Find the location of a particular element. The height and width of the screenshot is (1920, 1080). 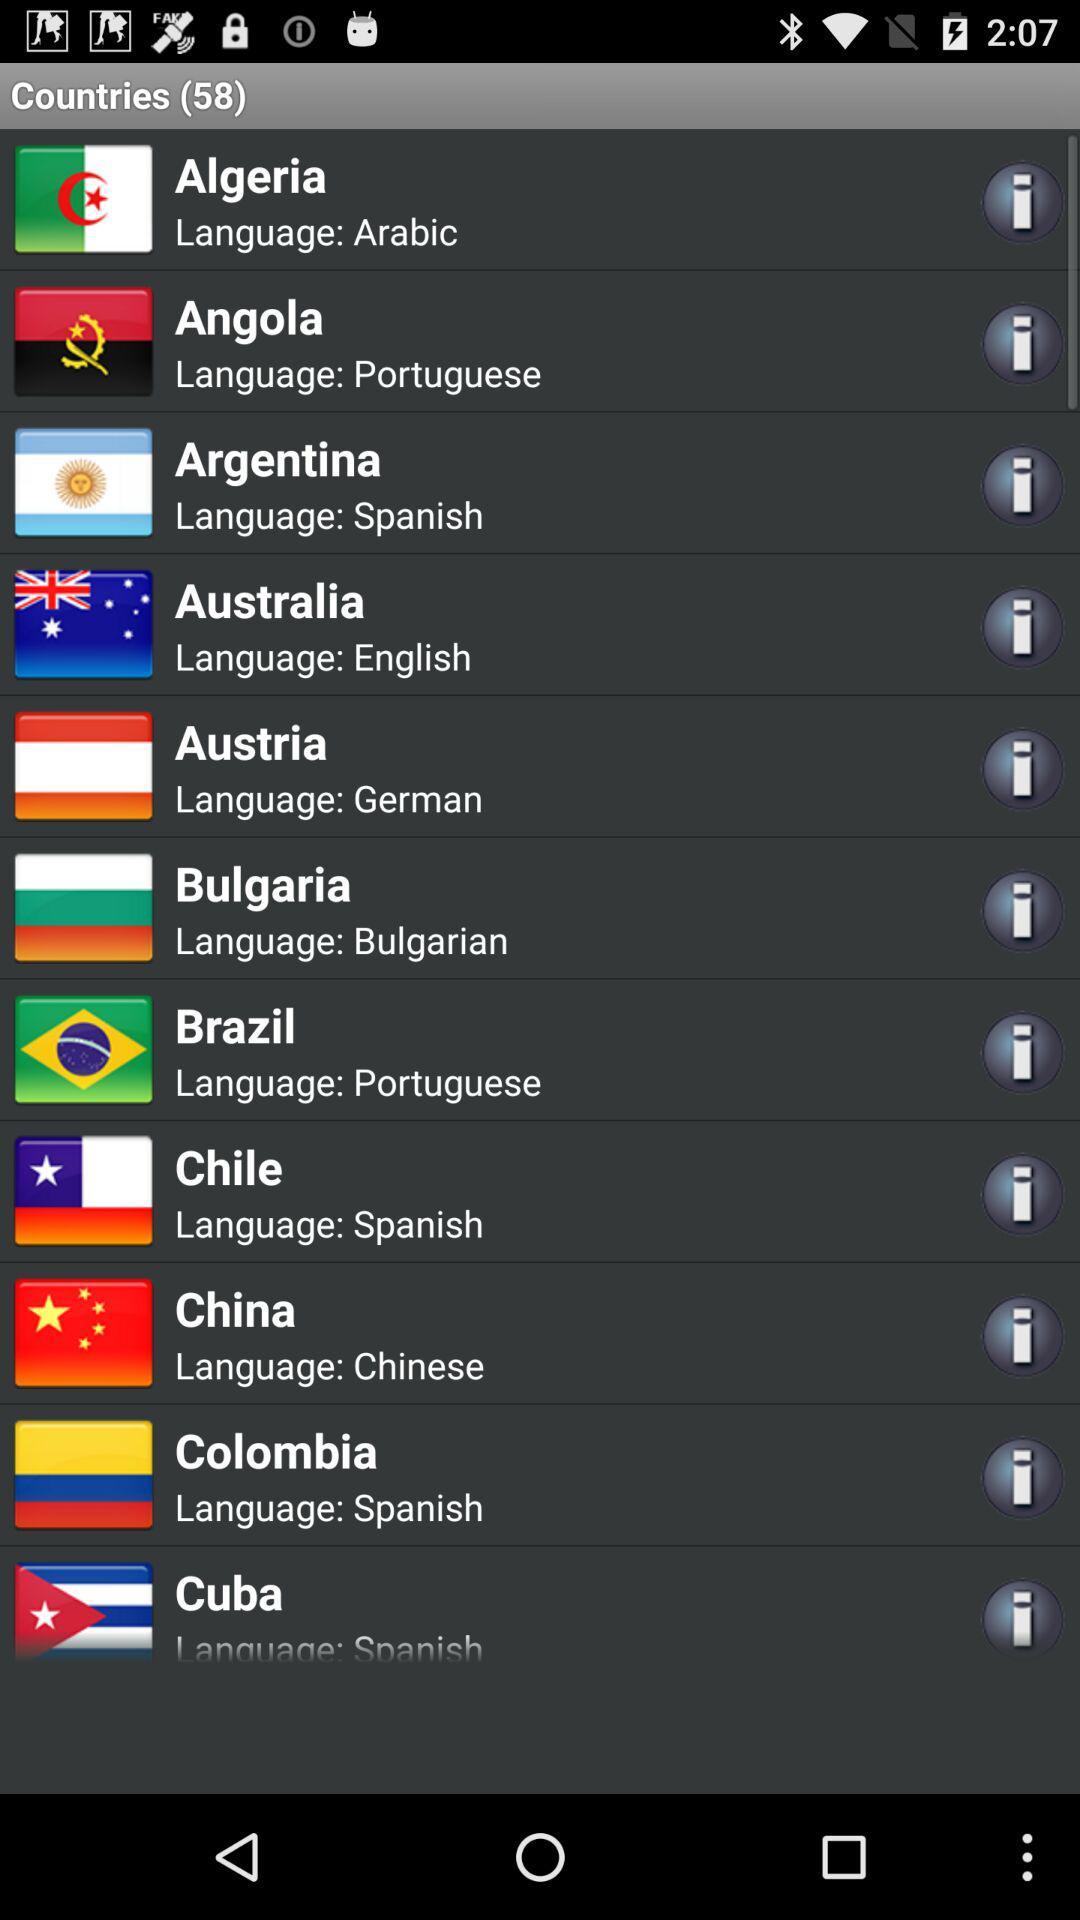

icon above language:  app is located at coordinates (328, 1450).